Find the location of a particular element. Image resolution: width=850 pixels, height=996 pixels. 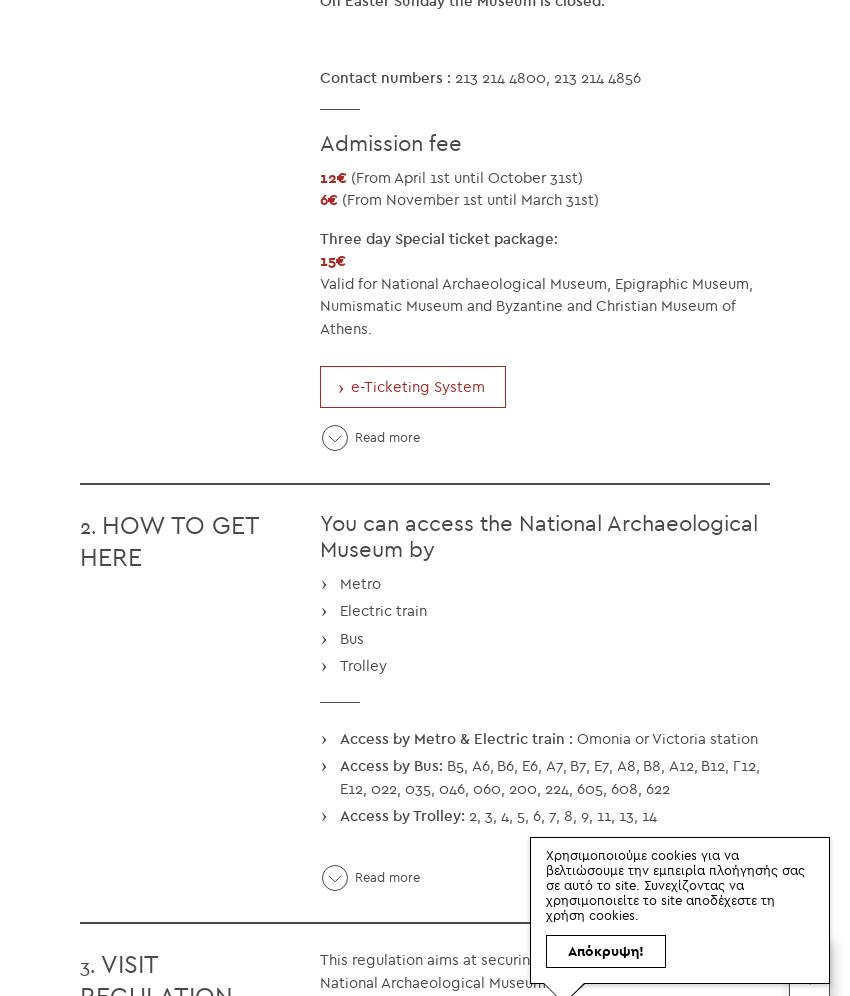

'Access by Metro & Electric train :' is located at coordinates (455, 736).